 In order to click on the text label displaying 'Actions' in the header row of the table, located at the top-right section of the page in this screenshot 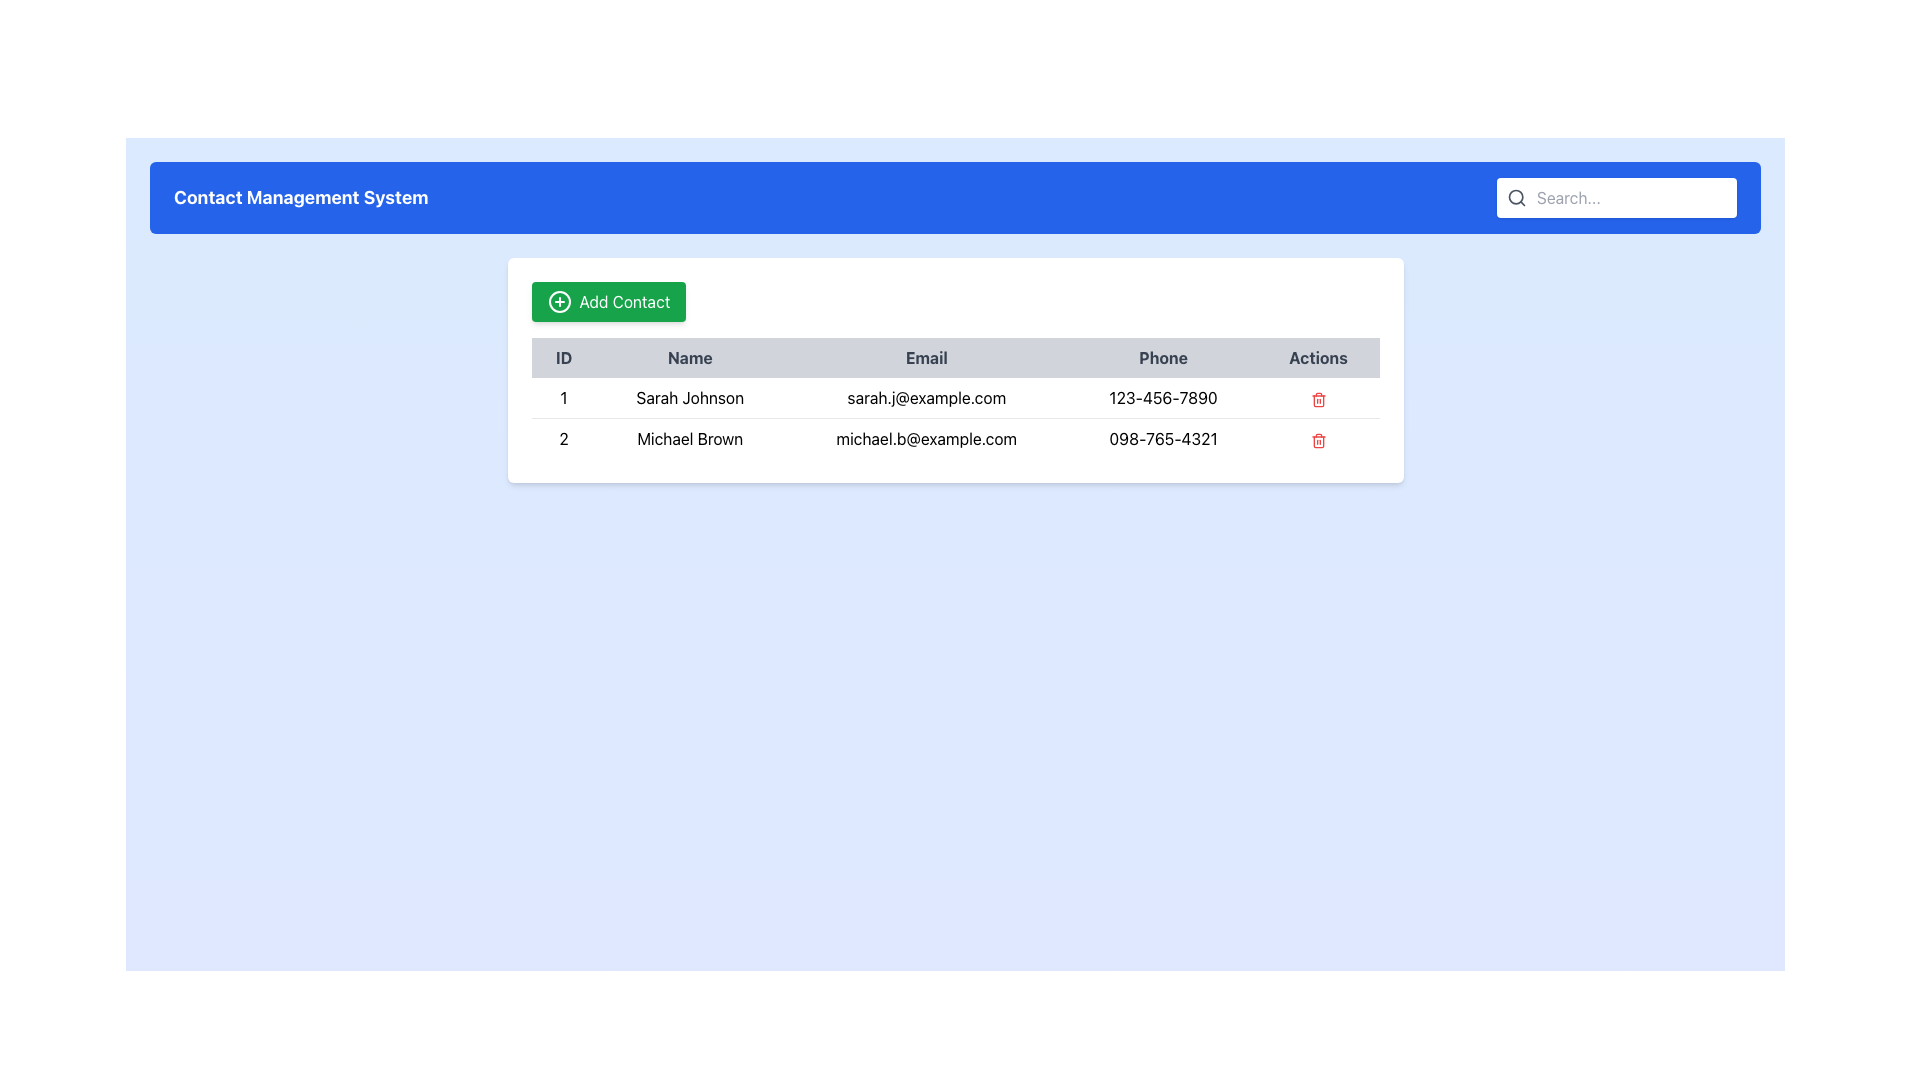, I will do `click(1318, 357)`.